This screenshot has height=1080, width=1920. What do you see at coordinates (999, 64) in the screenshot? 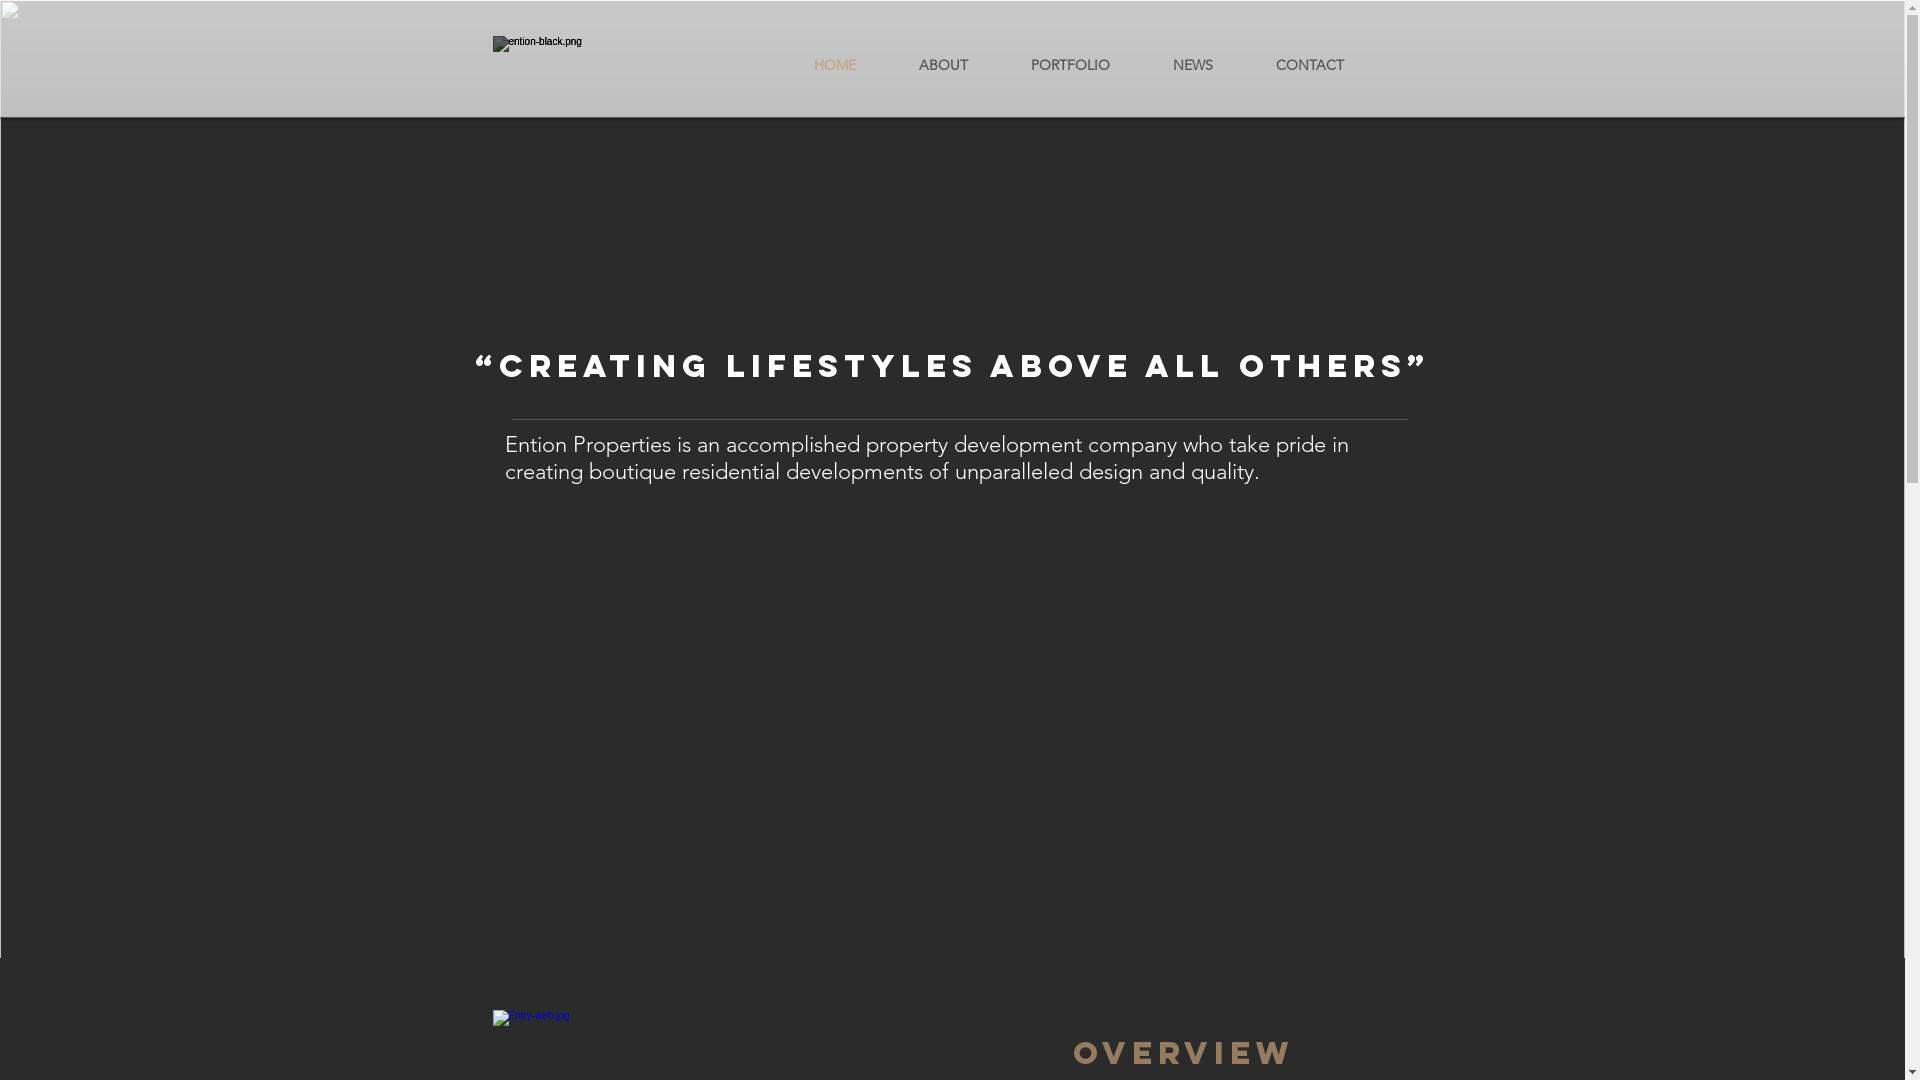
I see `'PORTFOLIO'` at bounding box center [999, 64].